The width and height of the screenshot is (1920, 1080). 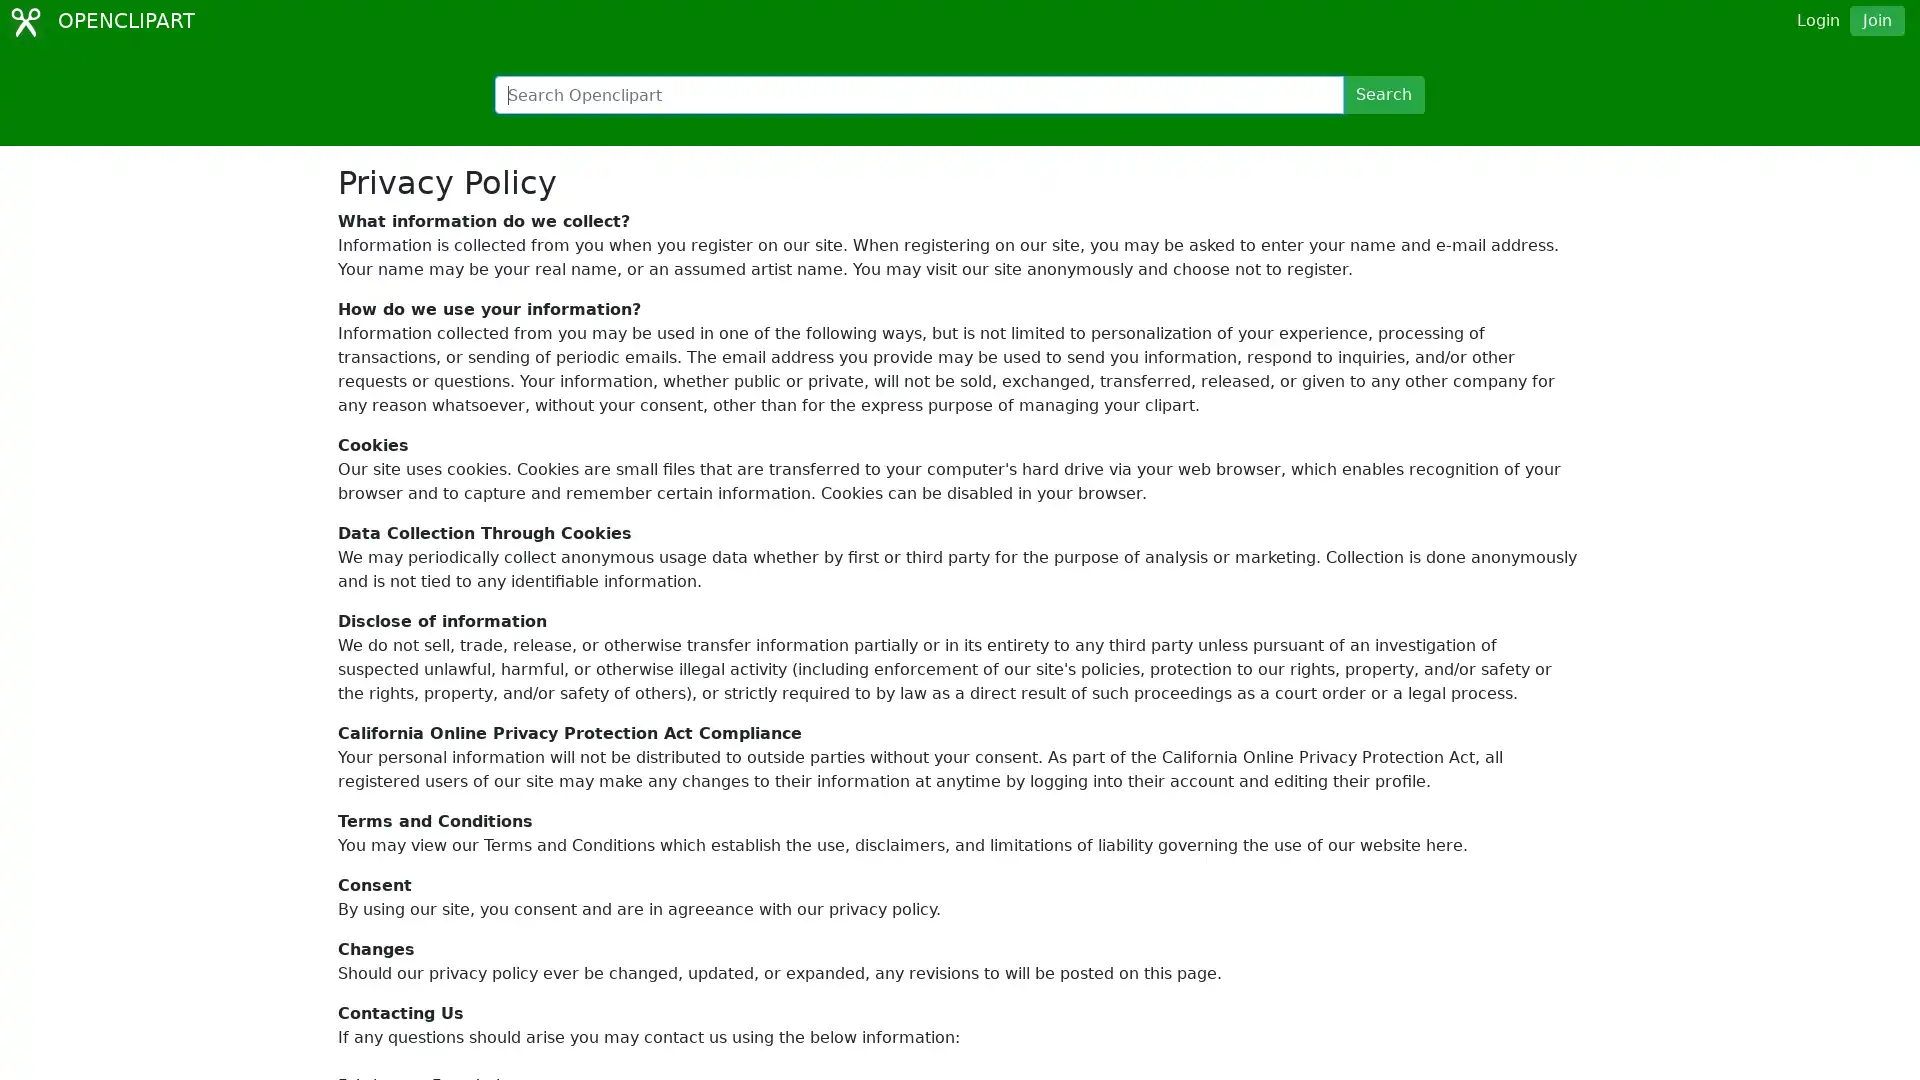 What do you see at coordinates (1382, 95) in the screenshot?
I see `Search` at bounding box center [1382, 95].